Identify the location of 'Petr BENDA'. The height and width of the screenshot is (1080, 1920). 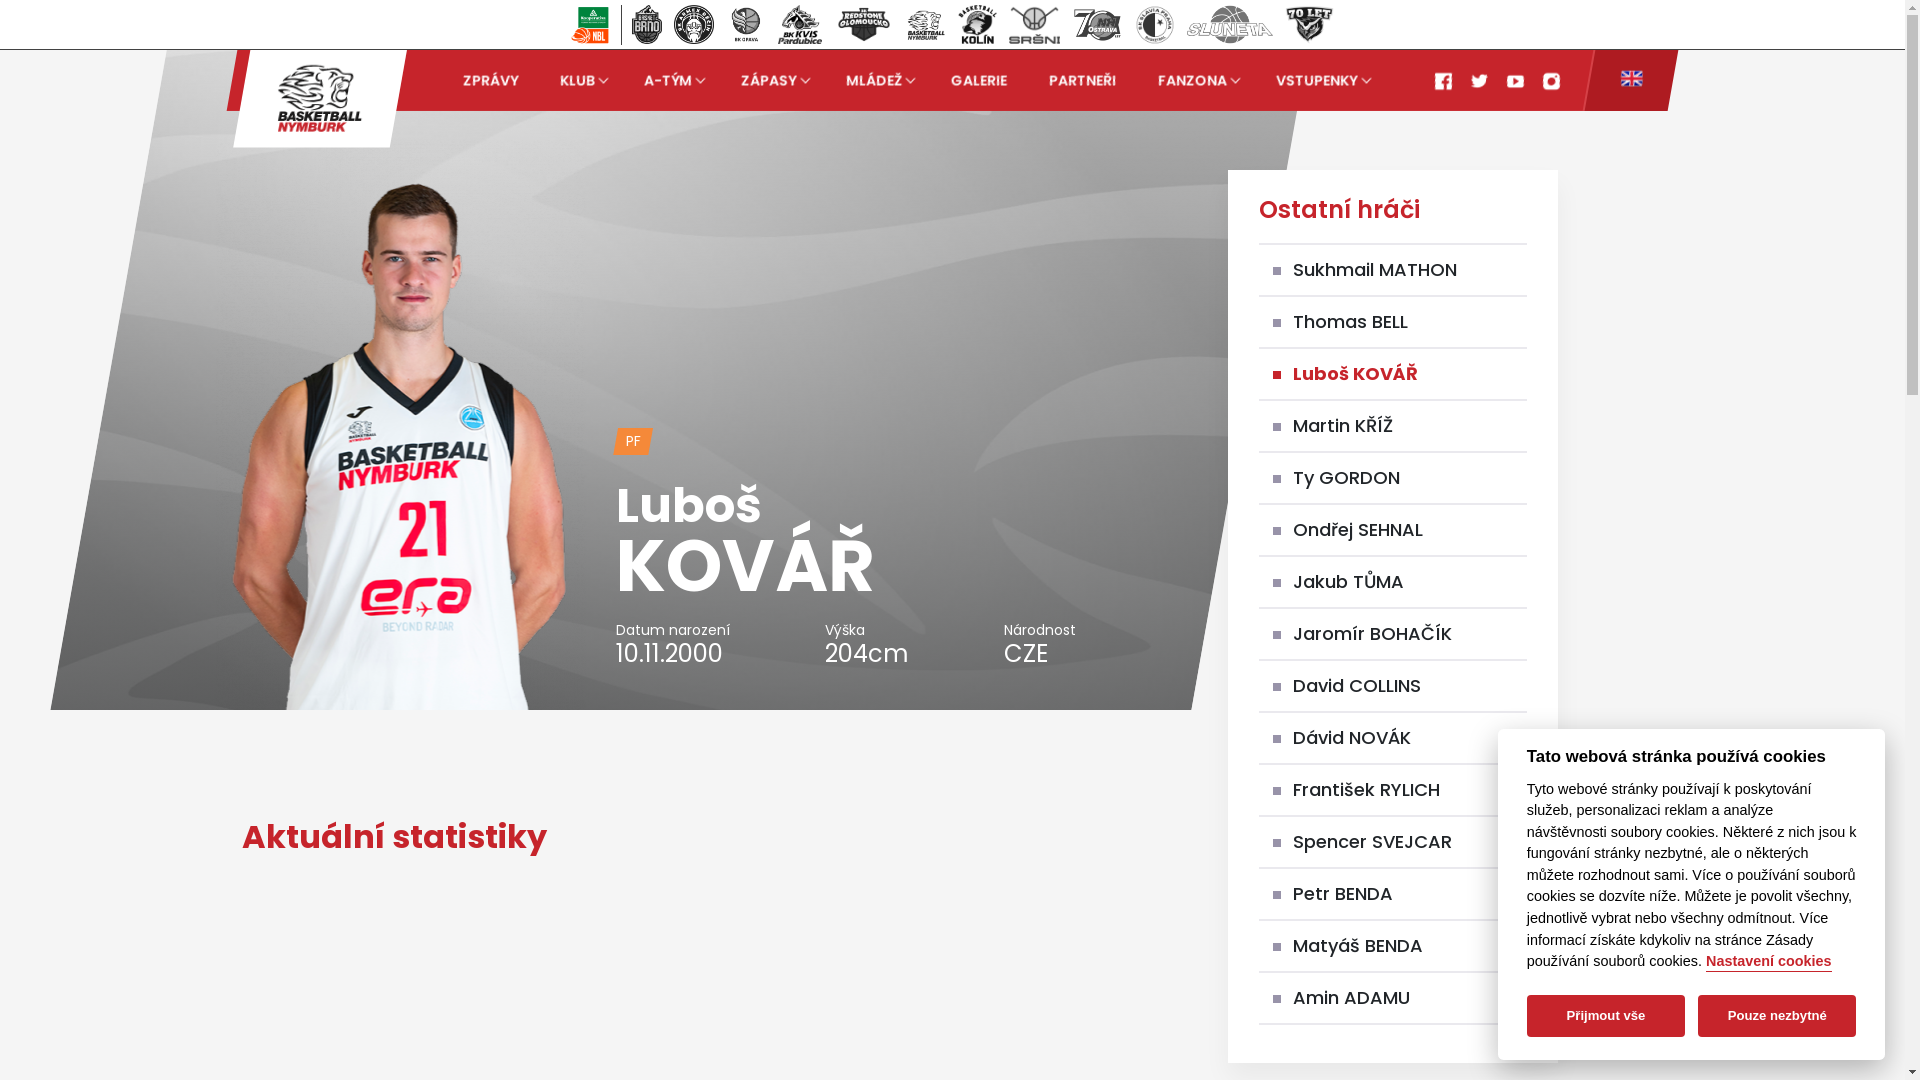
(1343, 892).